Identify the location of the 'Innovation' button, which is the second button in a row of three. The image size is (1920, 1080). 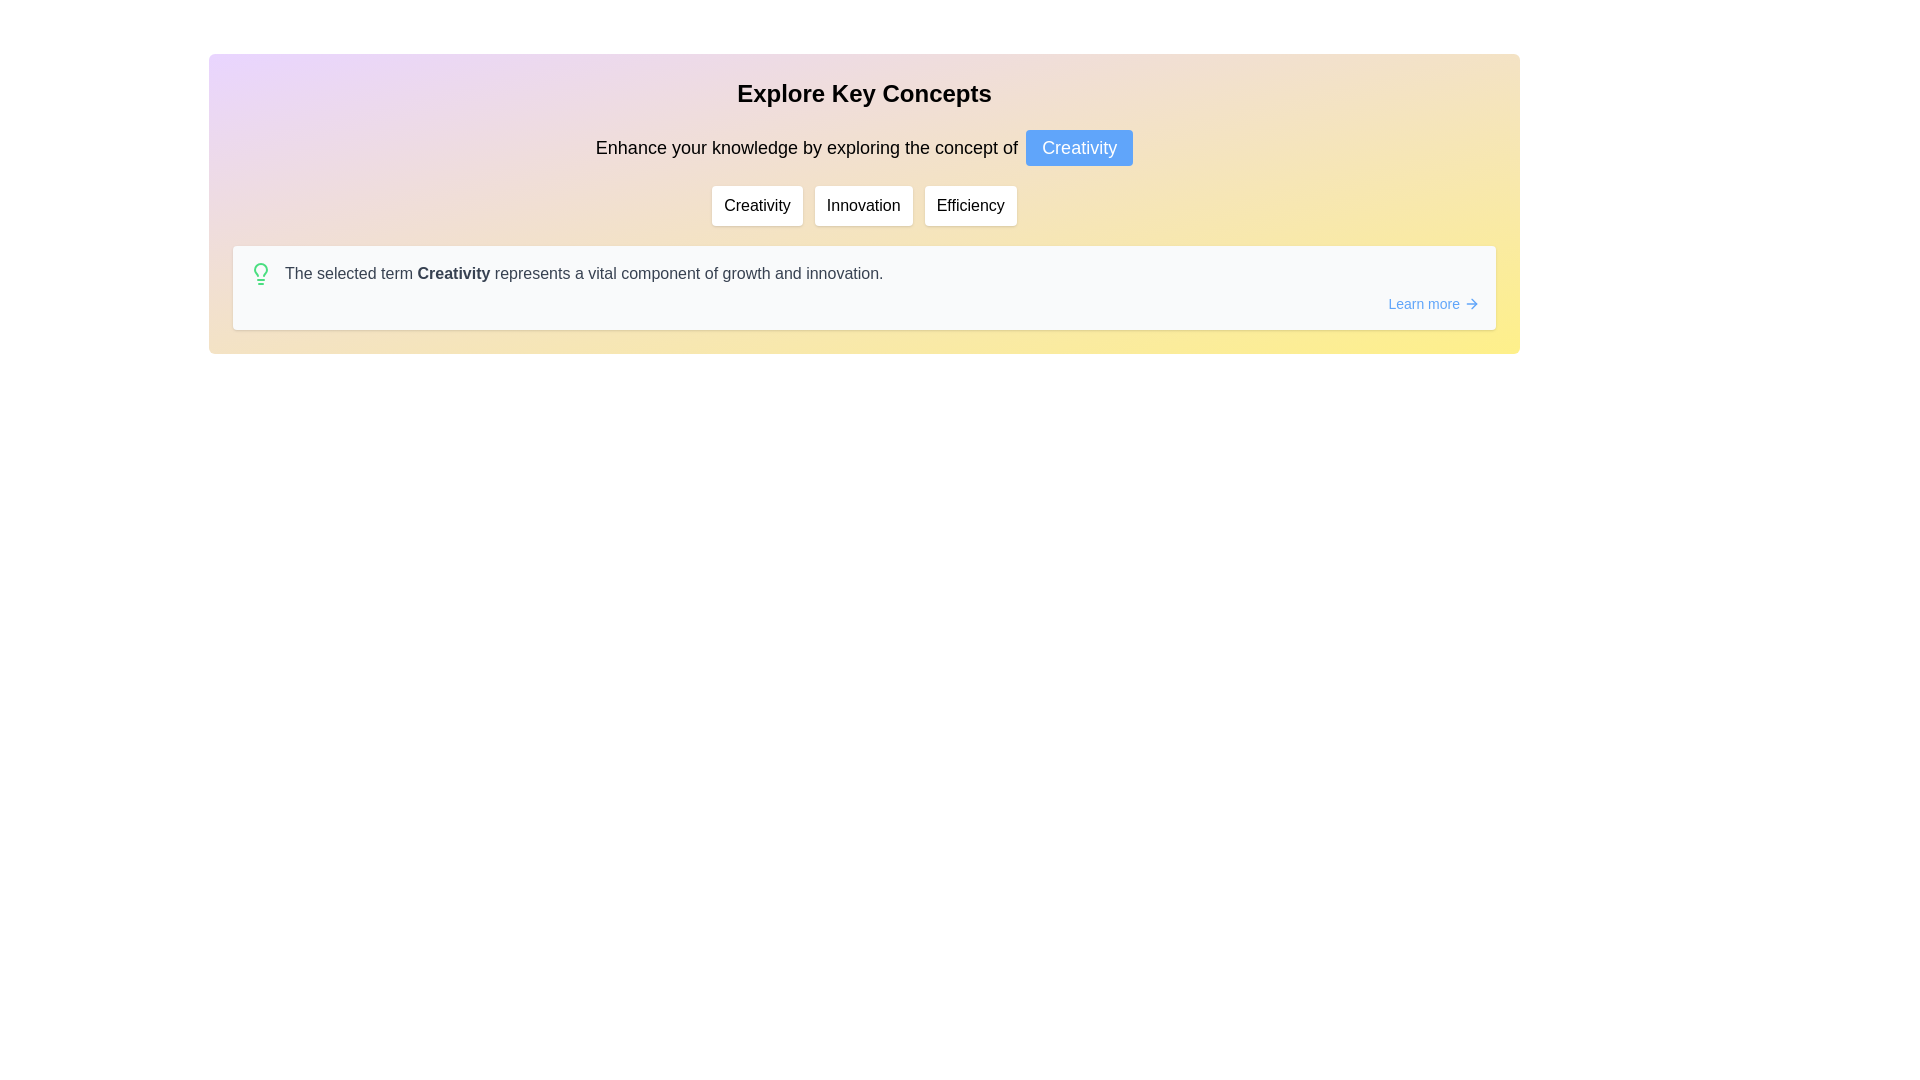
(864, 205).